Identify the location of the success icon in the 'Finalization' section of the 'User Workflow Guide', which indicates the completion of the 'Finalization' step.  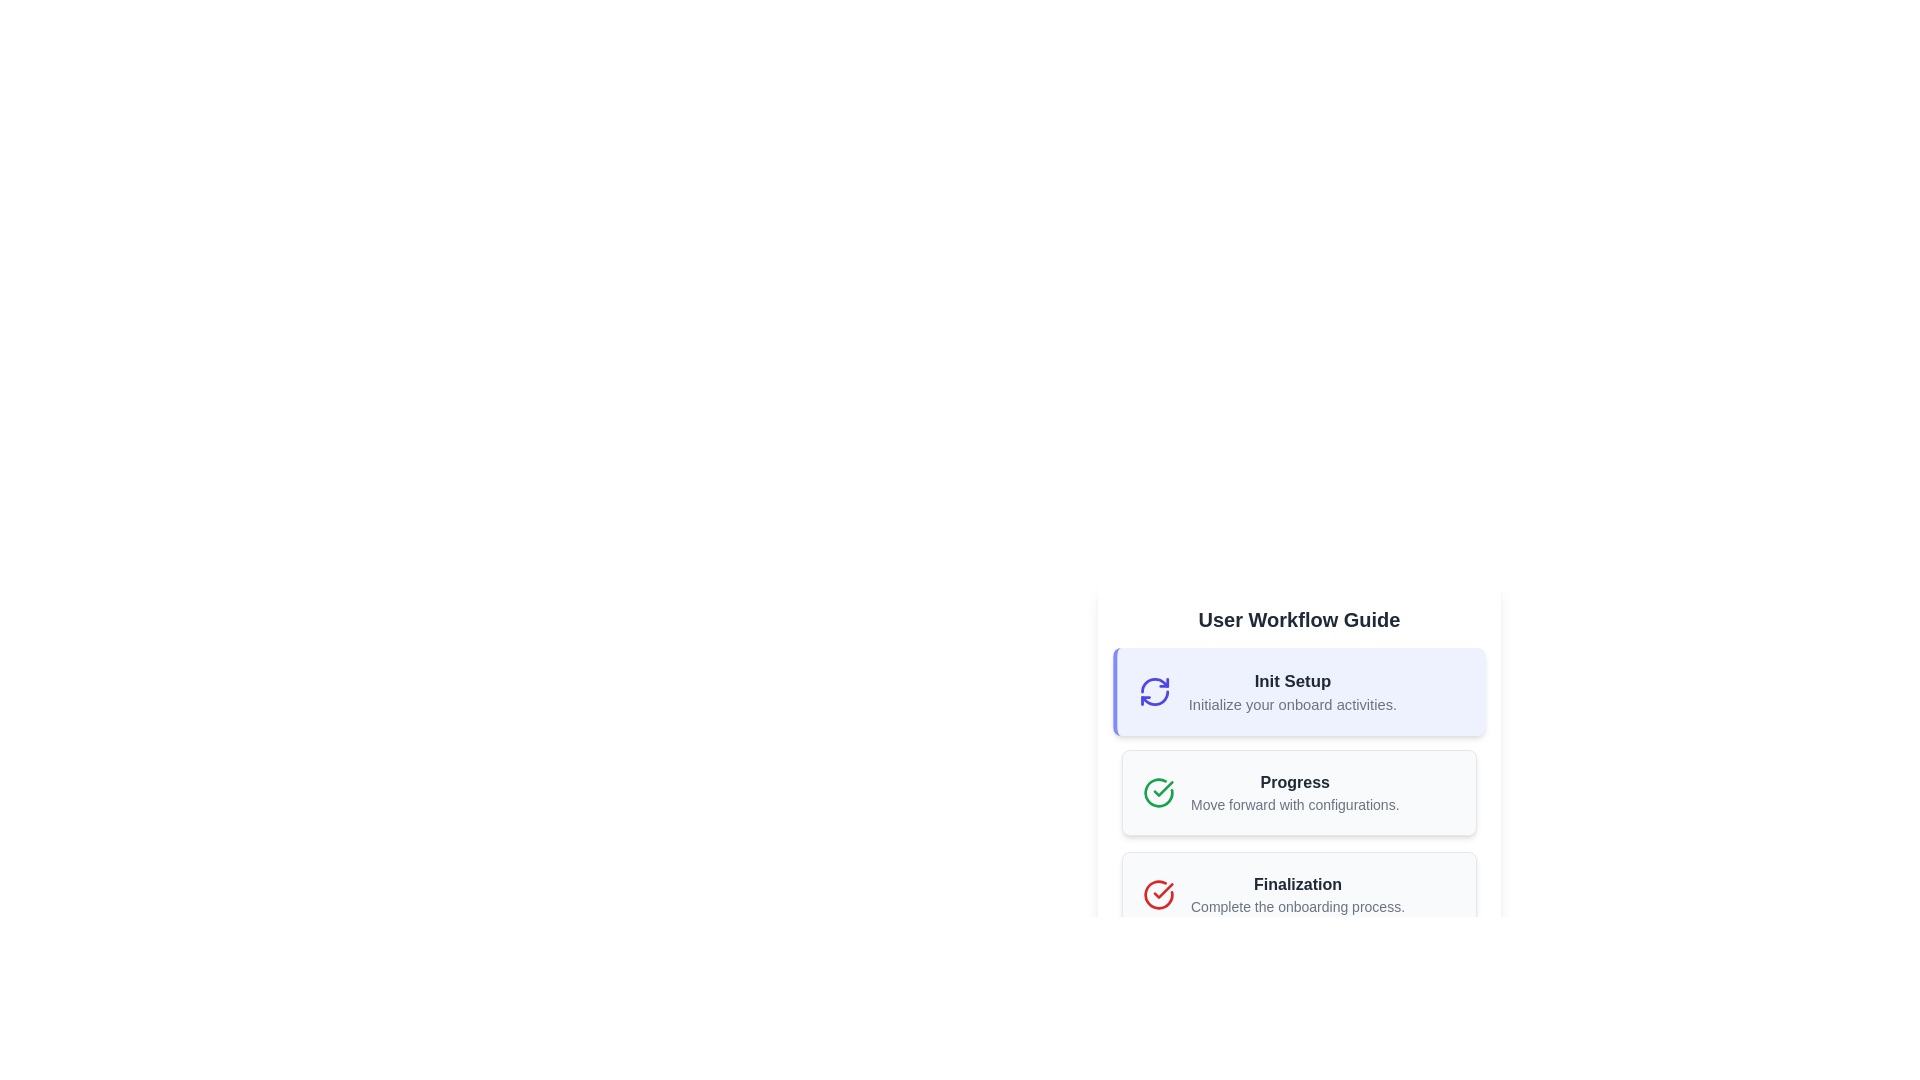
(1158, 893).